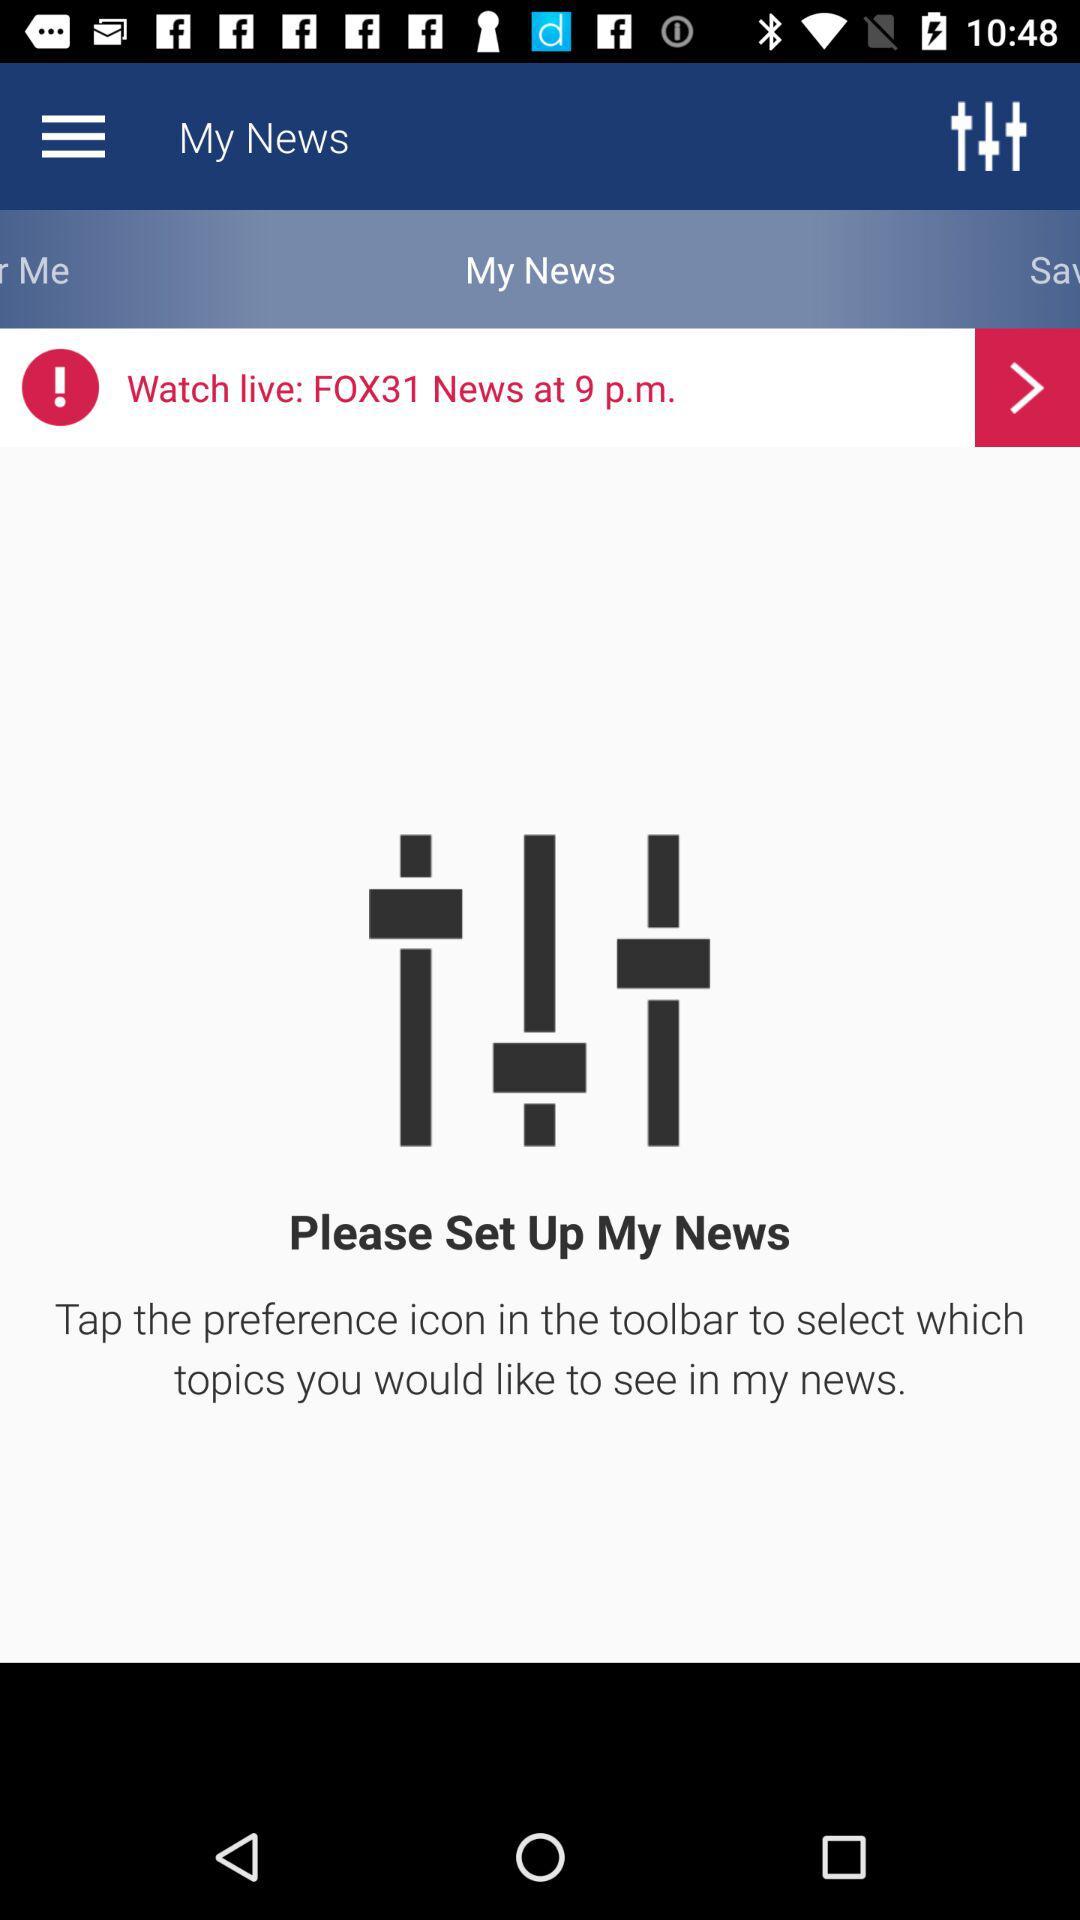  I want to click on the menu icon, so click(72, 135).